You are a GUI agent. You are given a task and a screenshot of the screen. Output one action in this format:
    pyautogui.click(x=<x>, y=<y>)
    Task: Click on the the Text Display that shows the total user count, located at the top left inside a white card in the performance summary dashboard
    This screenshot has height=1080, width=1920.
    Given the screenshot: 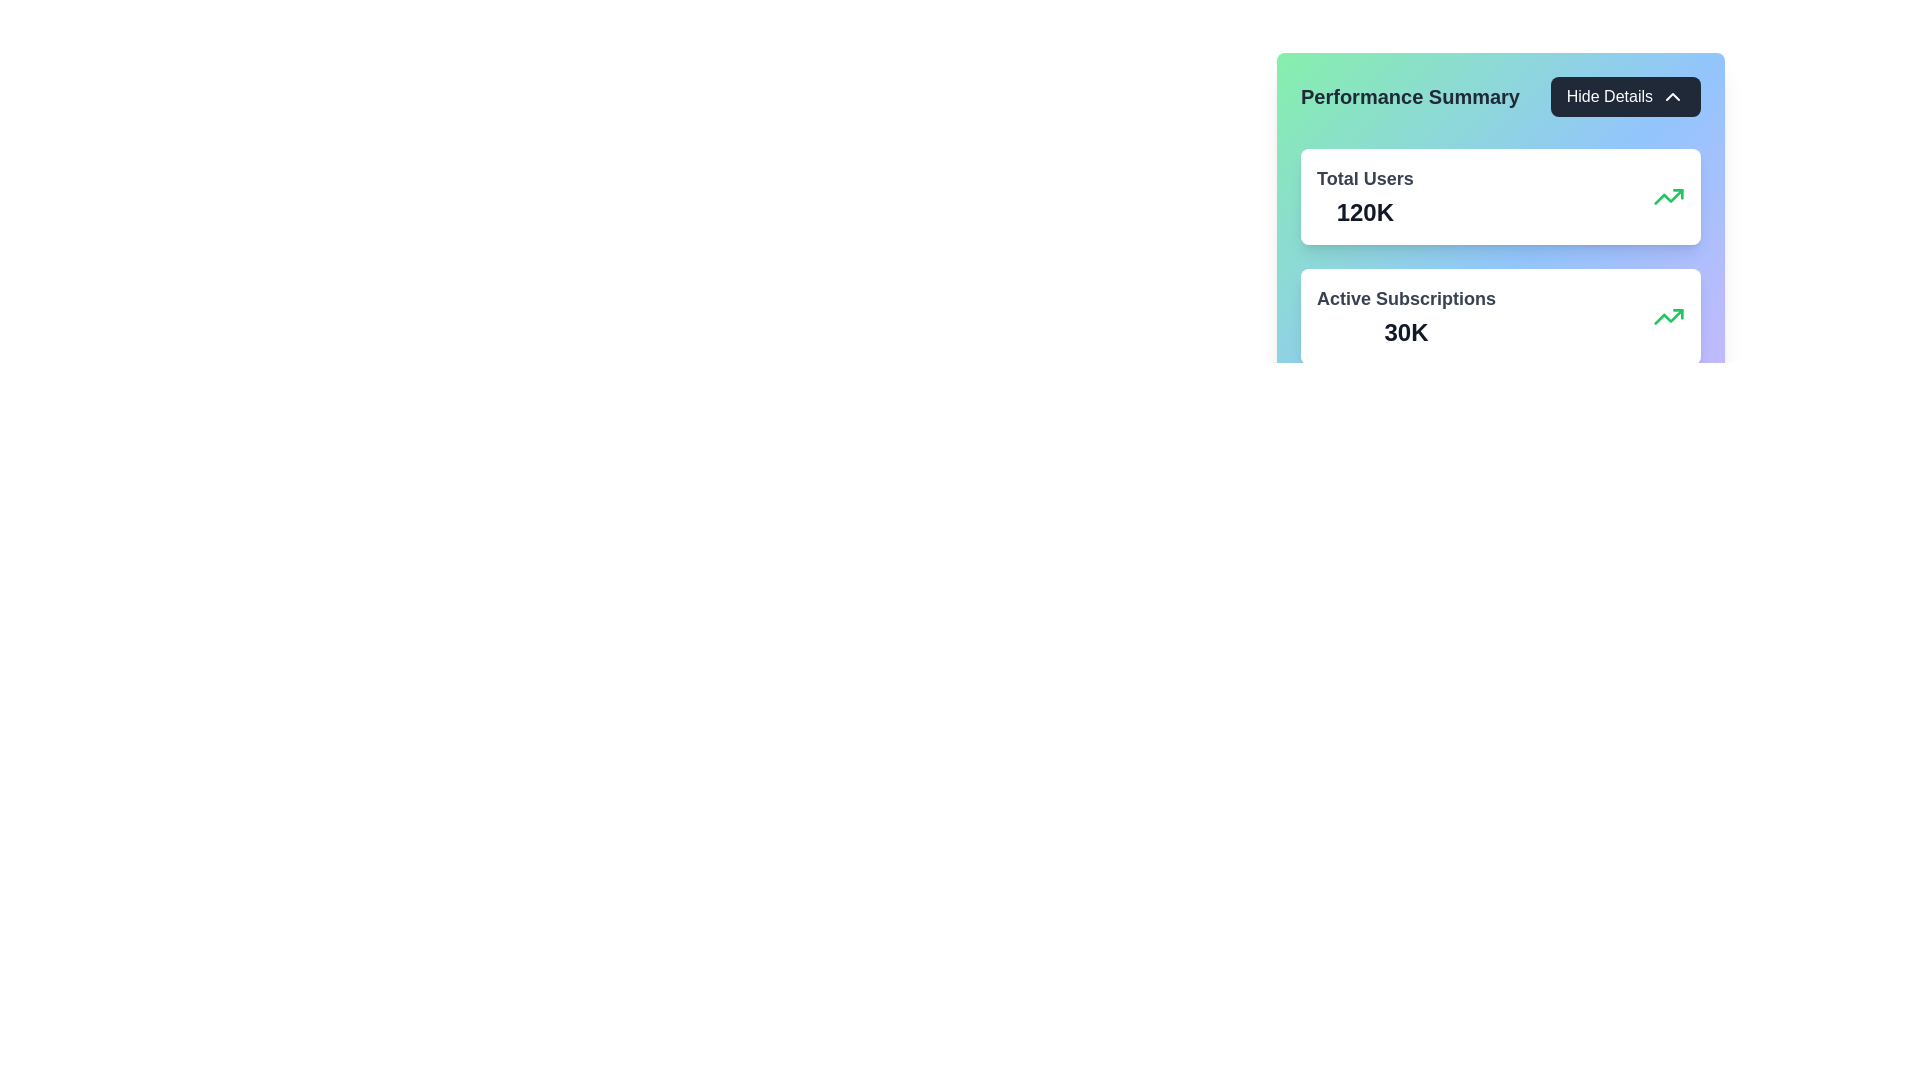 What is the action you would take?
    pyautogui.click(x=1364, y=196)
    